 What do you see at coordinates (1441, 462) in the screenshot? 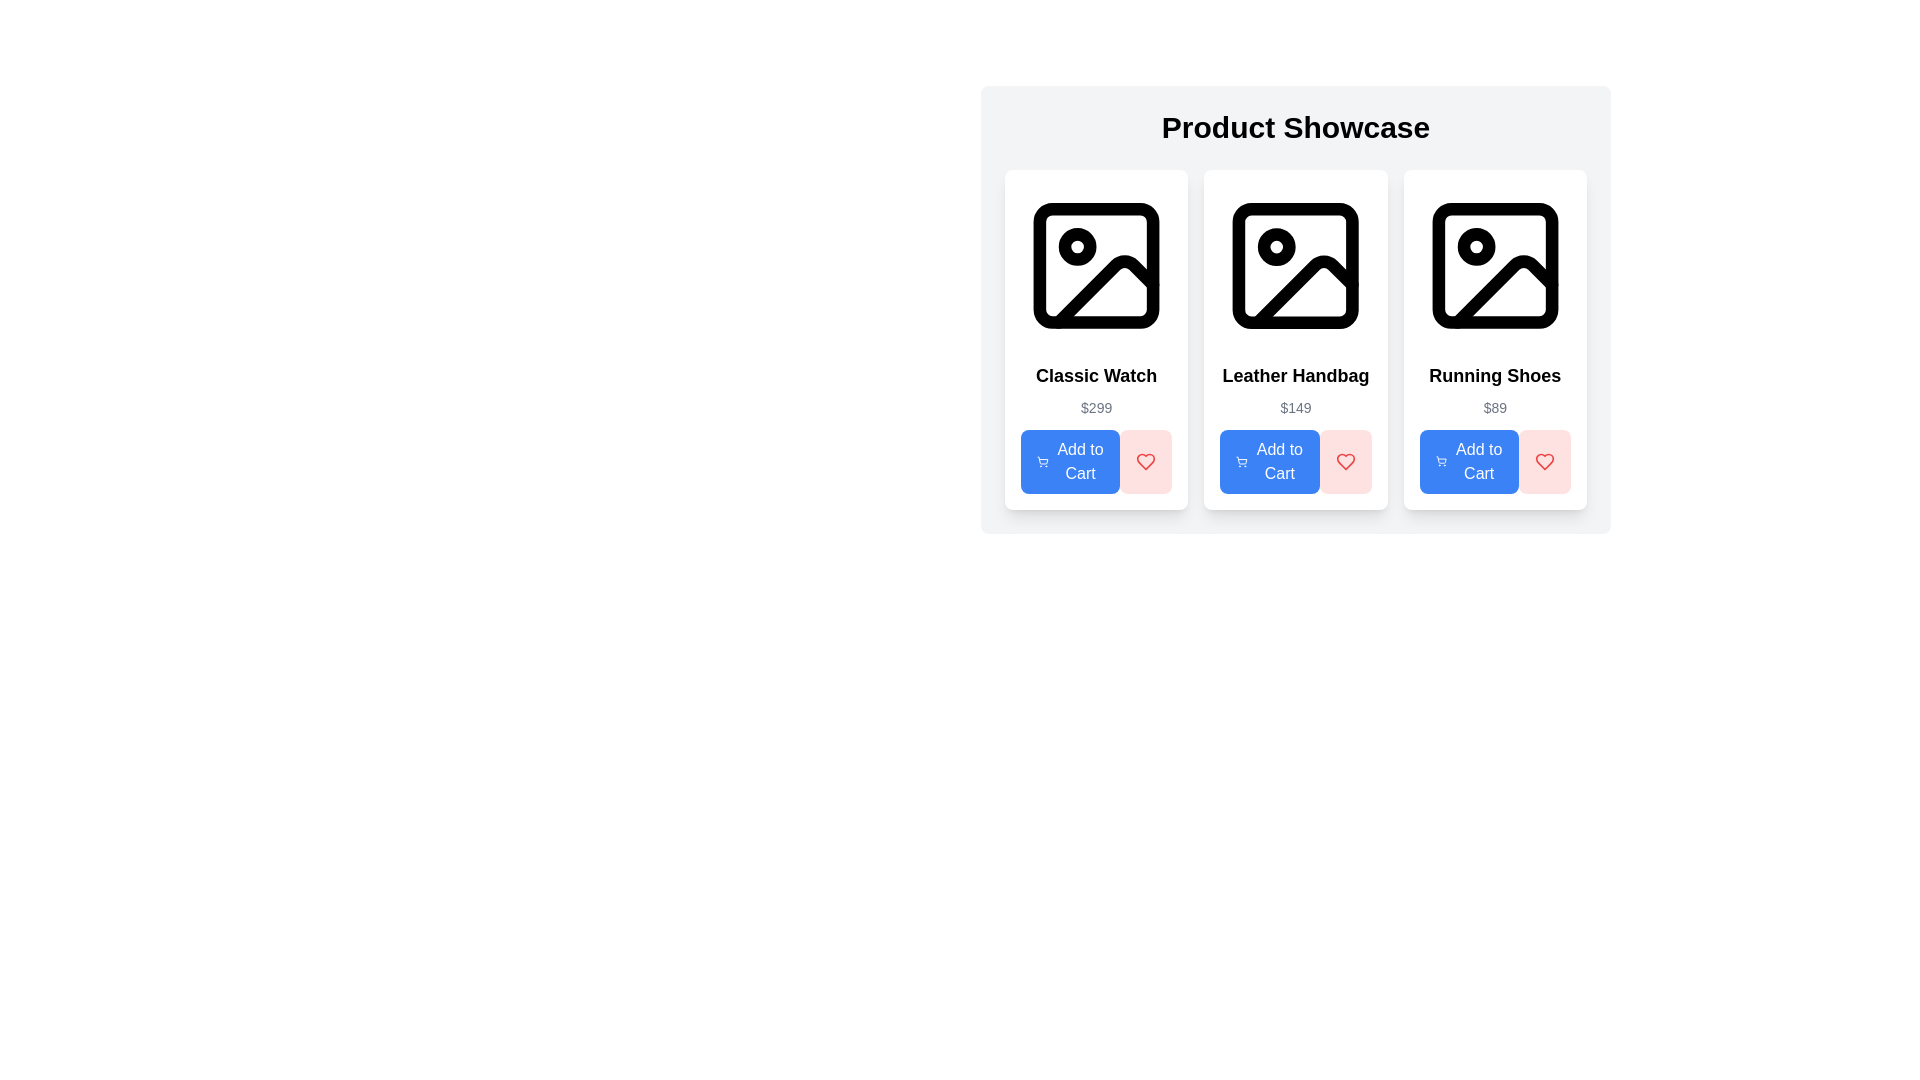
I see `the 'Add to Cart' button which contains a small blue shopping cart icon in its top-left corner` at bounding box center [1441, 462].